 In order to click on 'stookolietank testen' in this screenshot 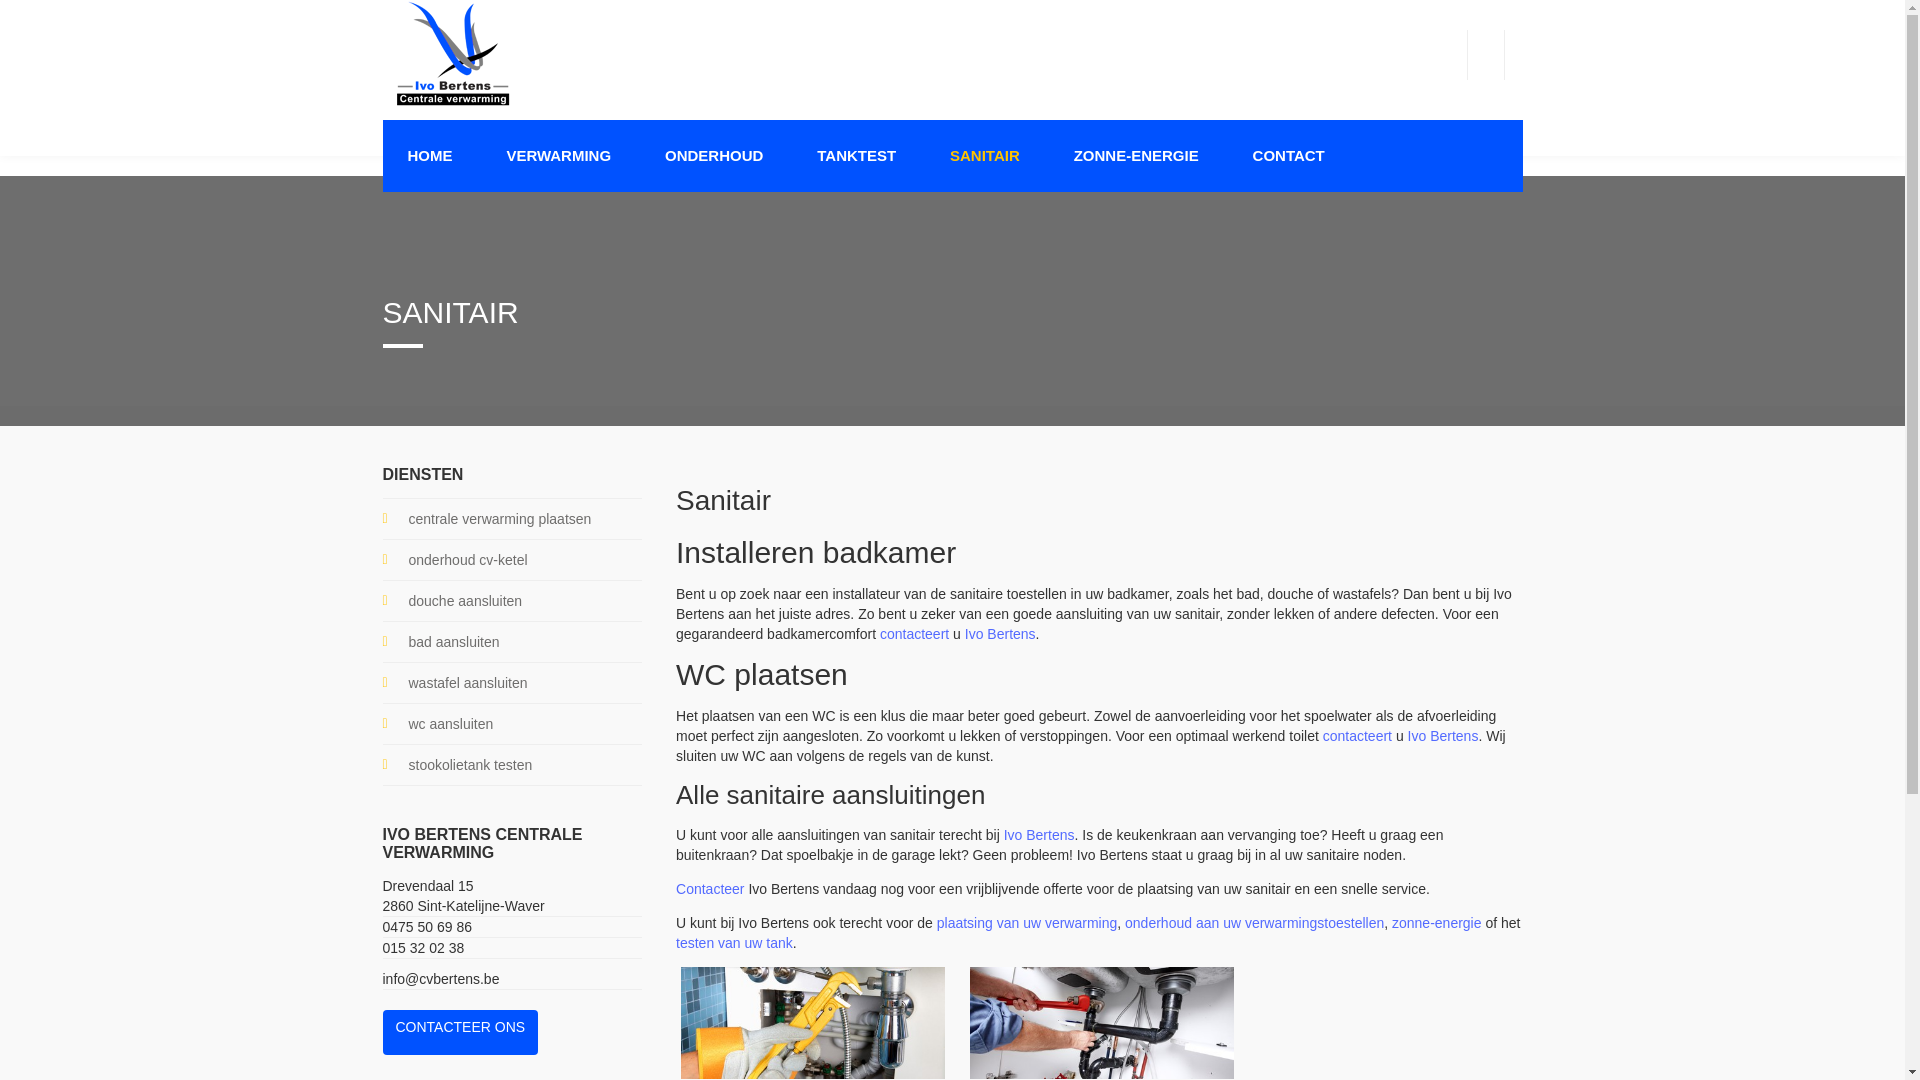, I will do `click(511, 764)`.